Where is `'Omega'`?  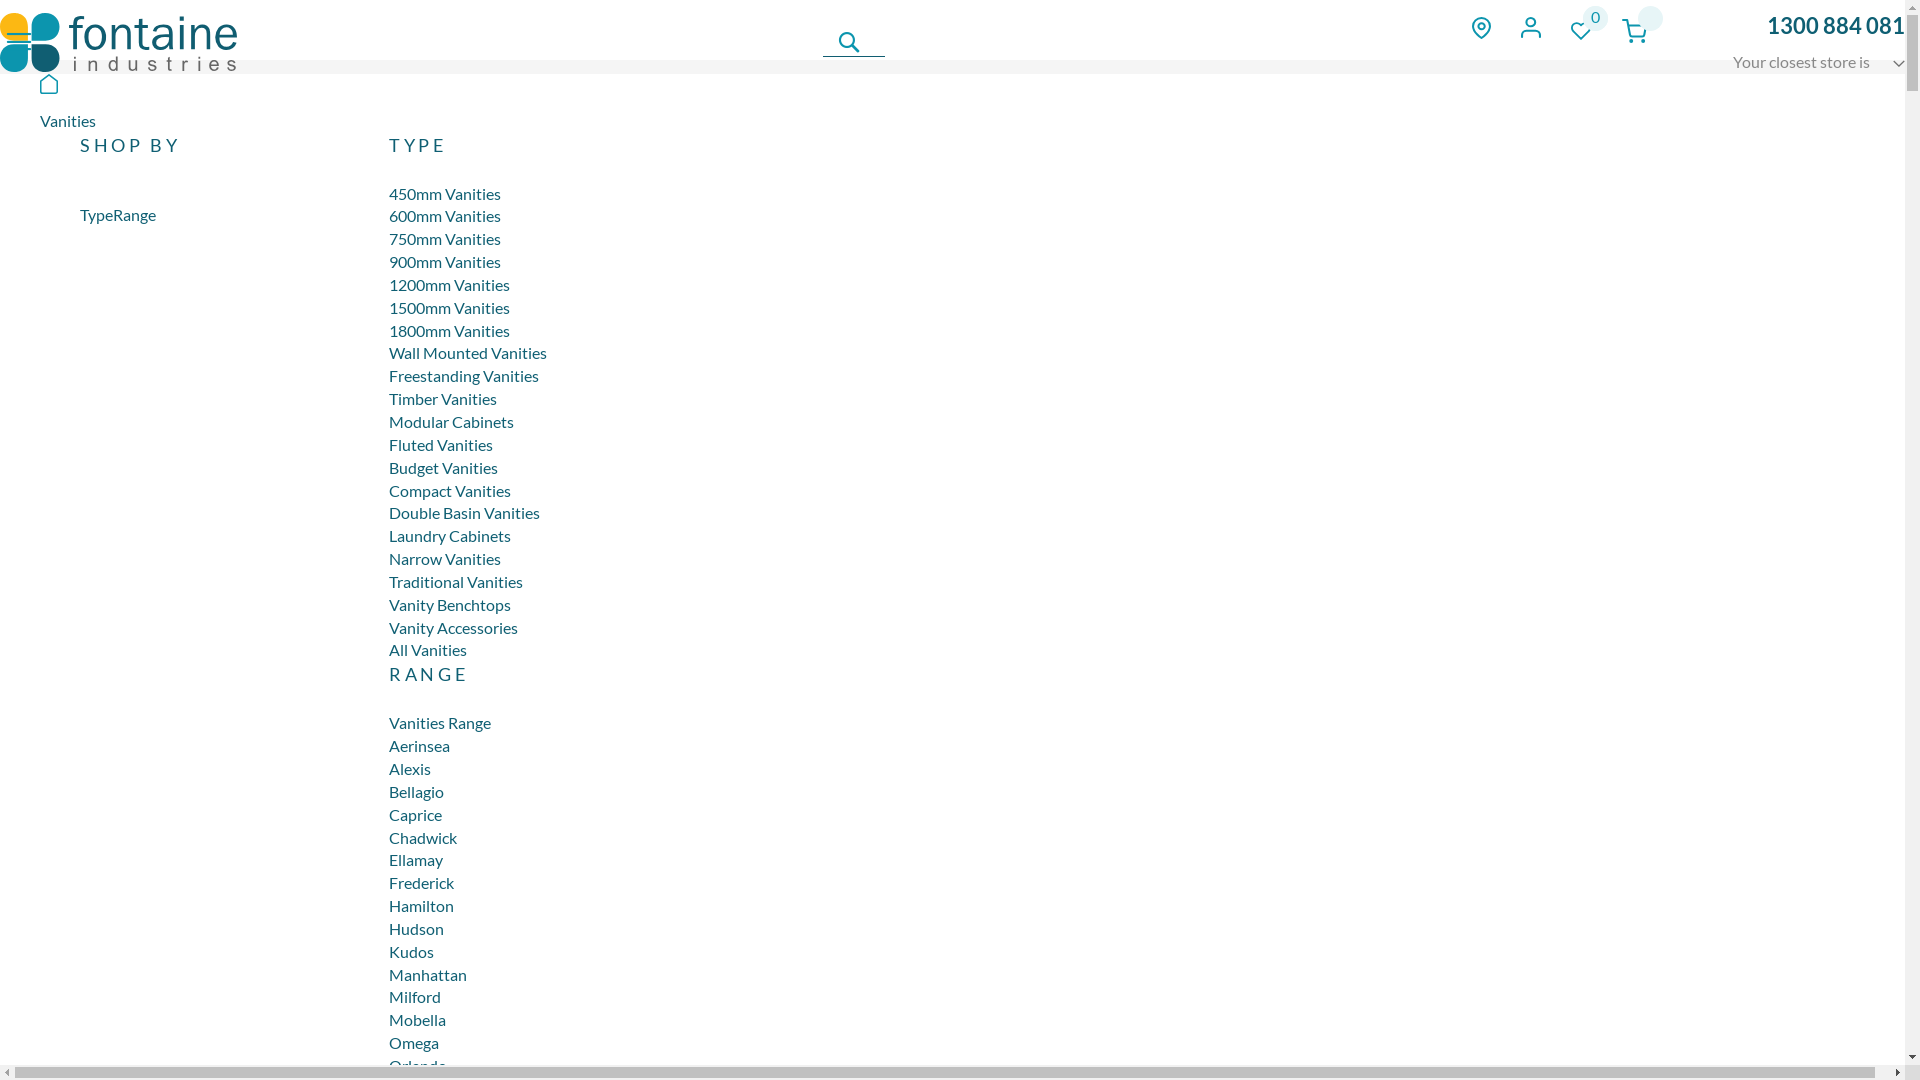 'Omega' is located at coordinates (412, 1041).